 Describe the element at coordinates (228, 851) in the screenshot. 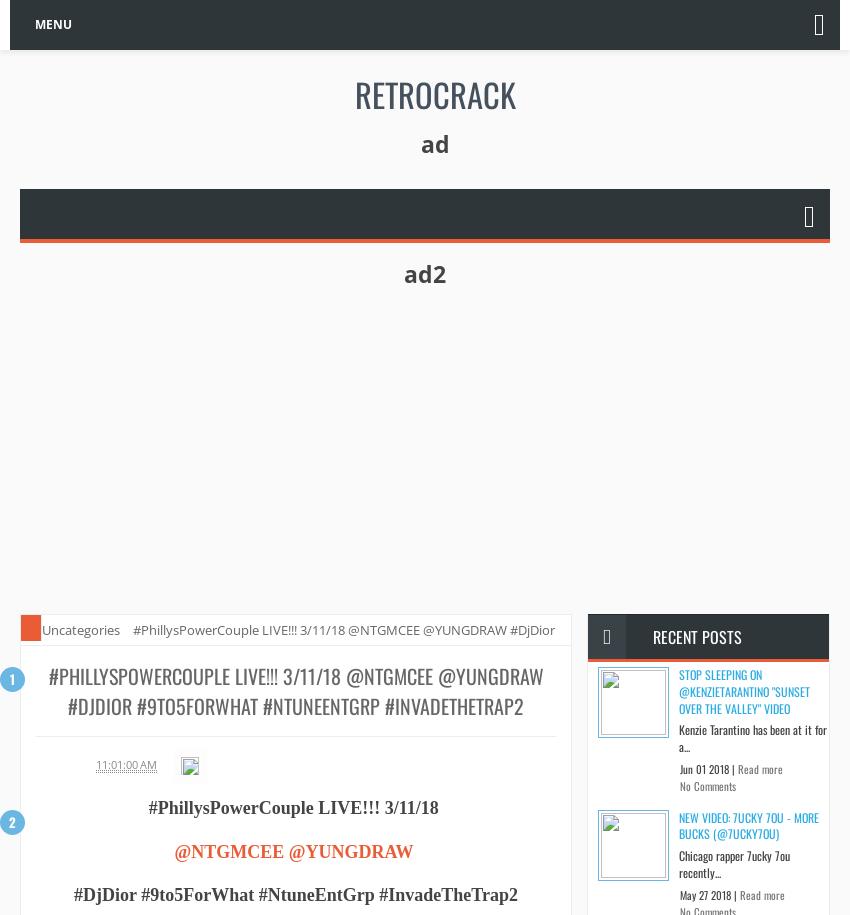

I see `'@NTGMCEE'` at that location.